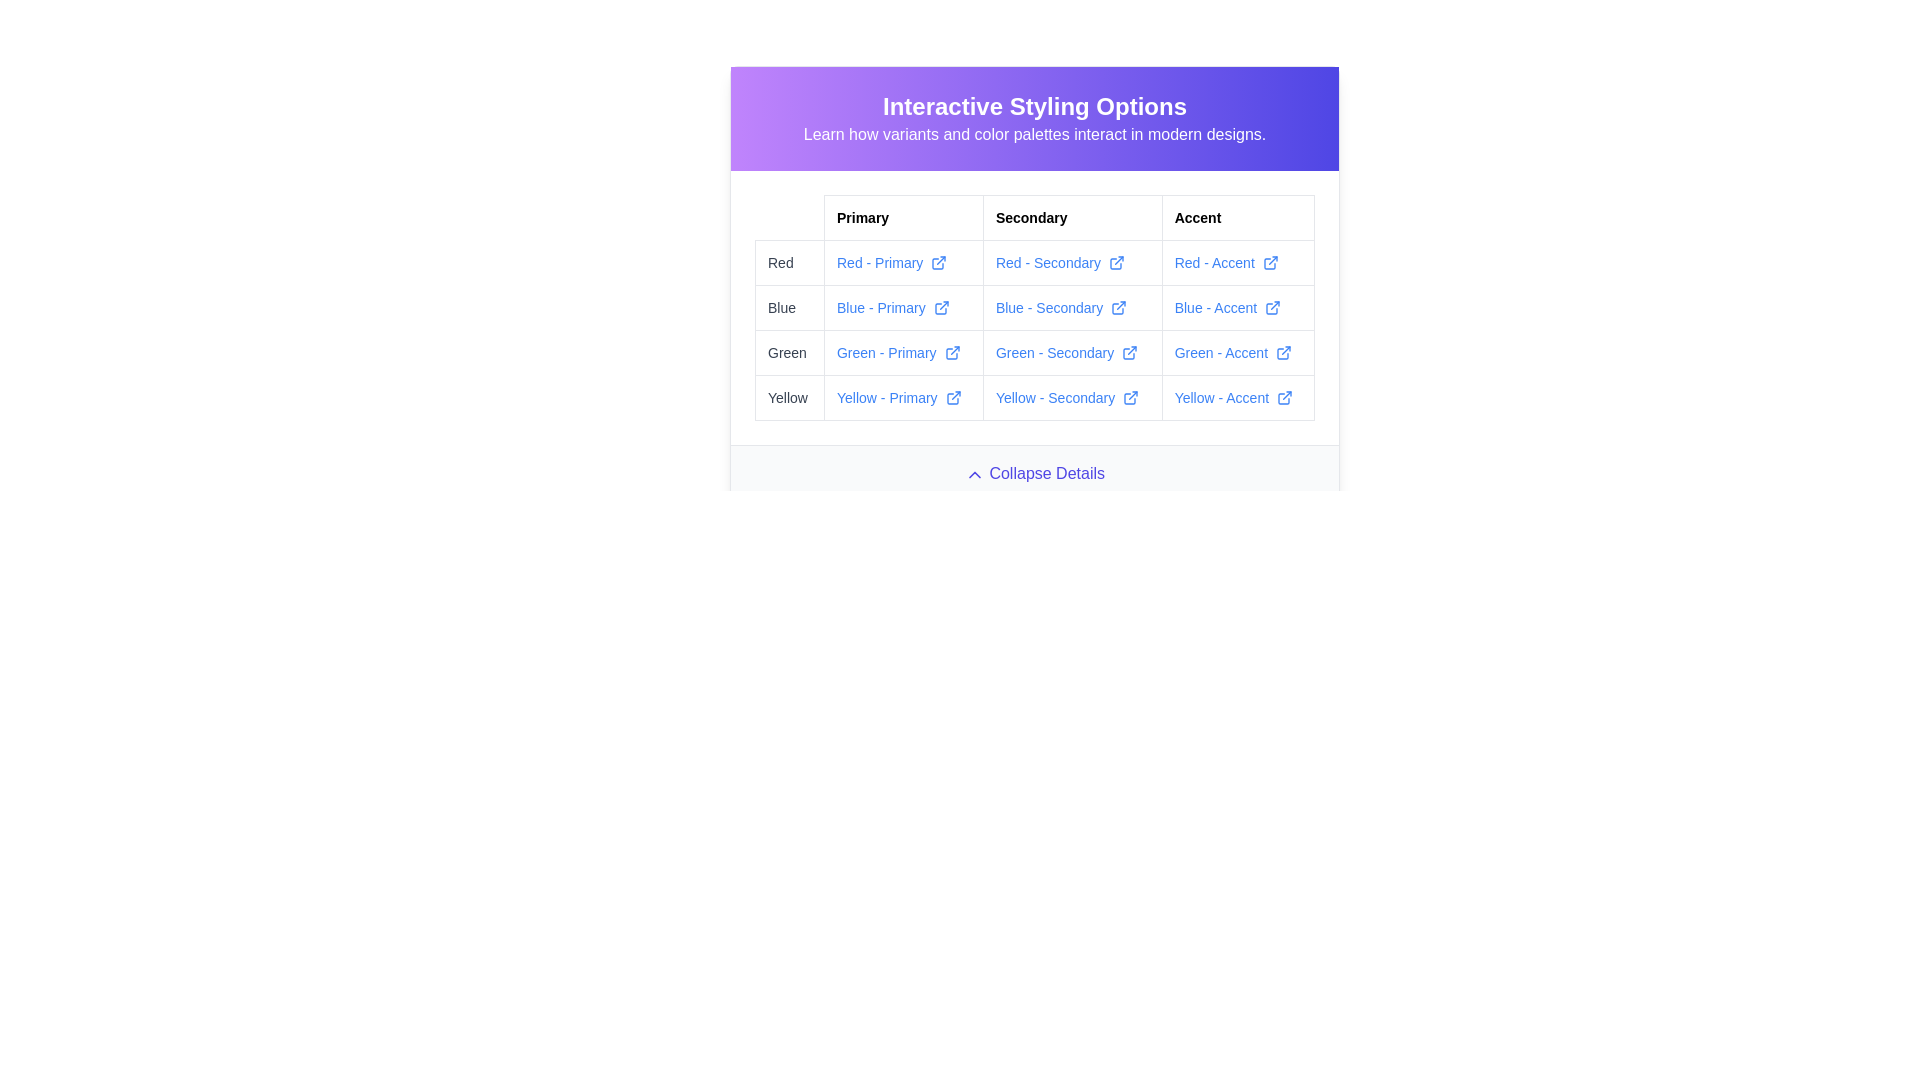  What do you see at coordinates (1237, 352) in the screenshot?
I see `the hyperlink labeled 'Green - Accent' styled in blue font, which has an external link icon next to it` at bounding box center [1237, 352].